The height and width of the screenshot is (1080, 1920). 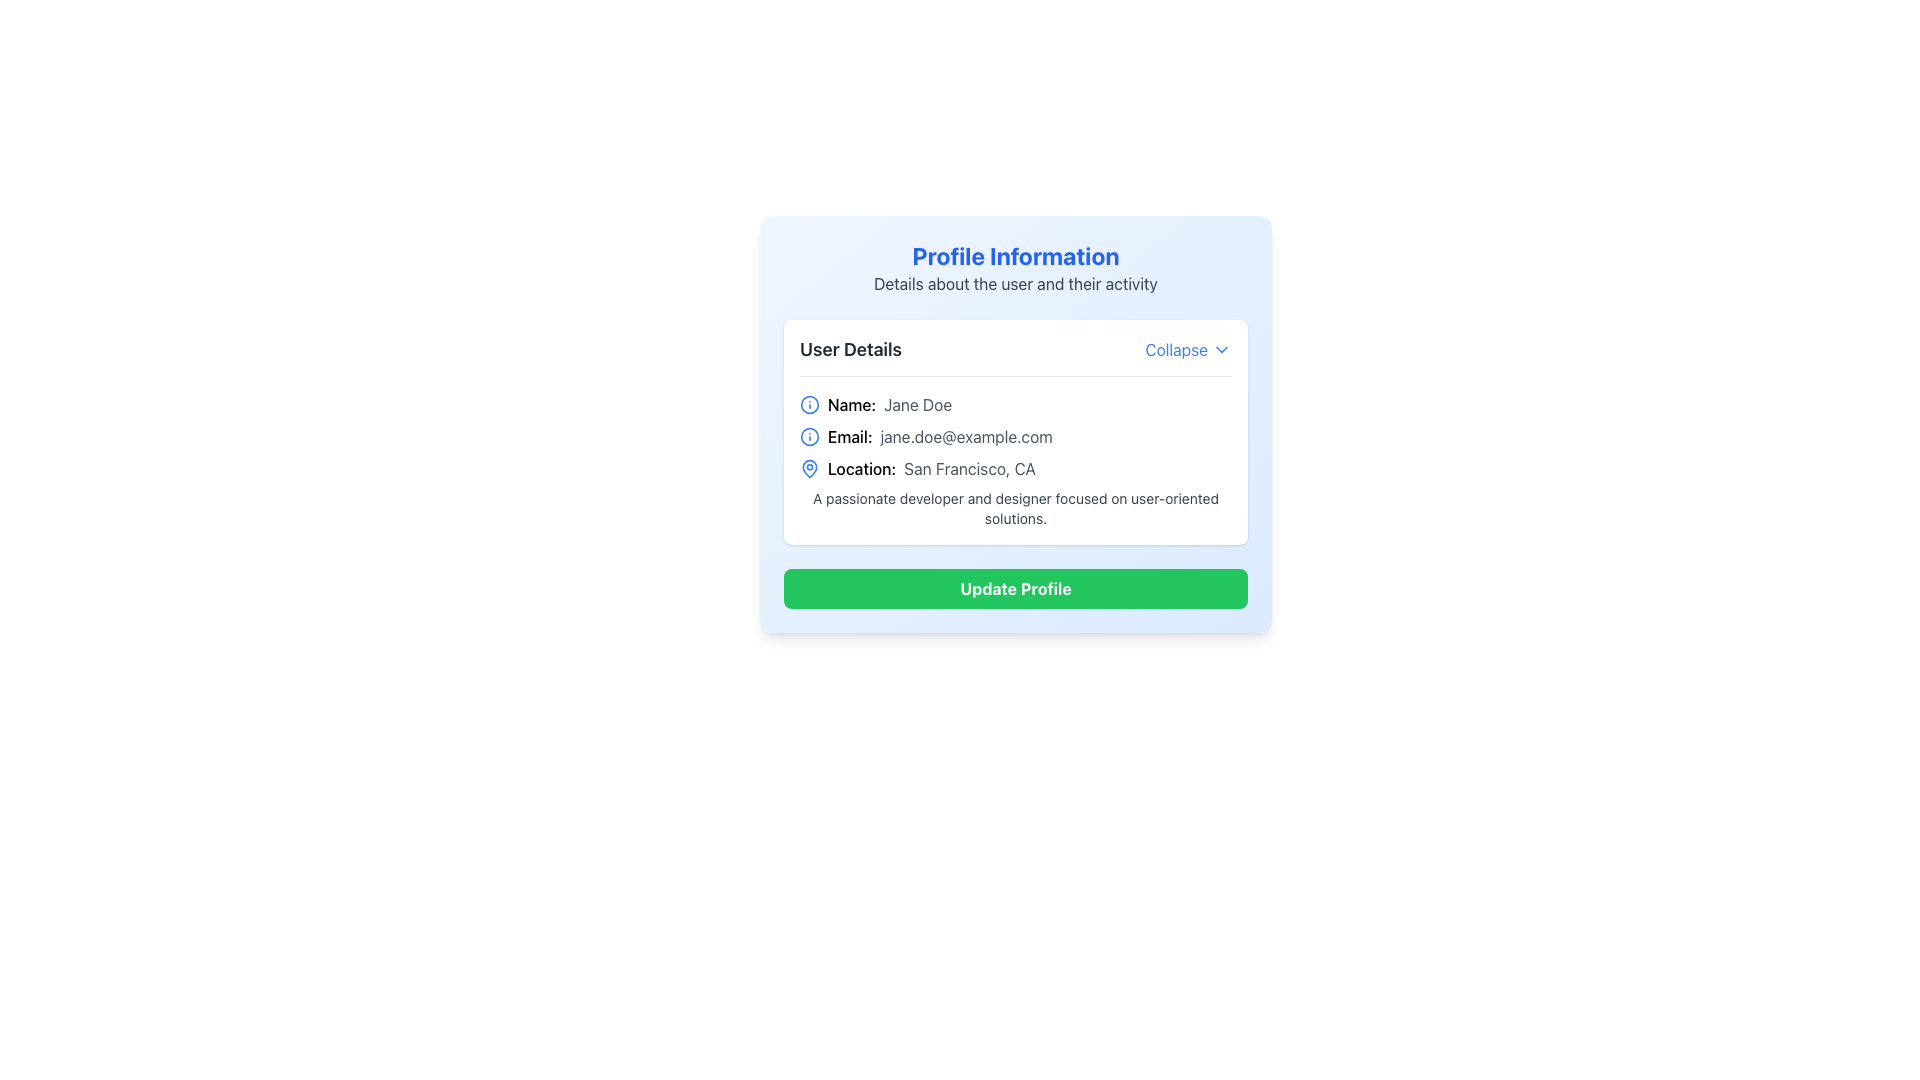 What do you see at coordinates (852, 405) in the screenshot?
I see `the Text Label that identifies the user name 'Jane Doe', positioned to the right of the user details icon and before the text 'Jane Doe' in the user details section of the card-style interface` at bounding box center [852, 405].